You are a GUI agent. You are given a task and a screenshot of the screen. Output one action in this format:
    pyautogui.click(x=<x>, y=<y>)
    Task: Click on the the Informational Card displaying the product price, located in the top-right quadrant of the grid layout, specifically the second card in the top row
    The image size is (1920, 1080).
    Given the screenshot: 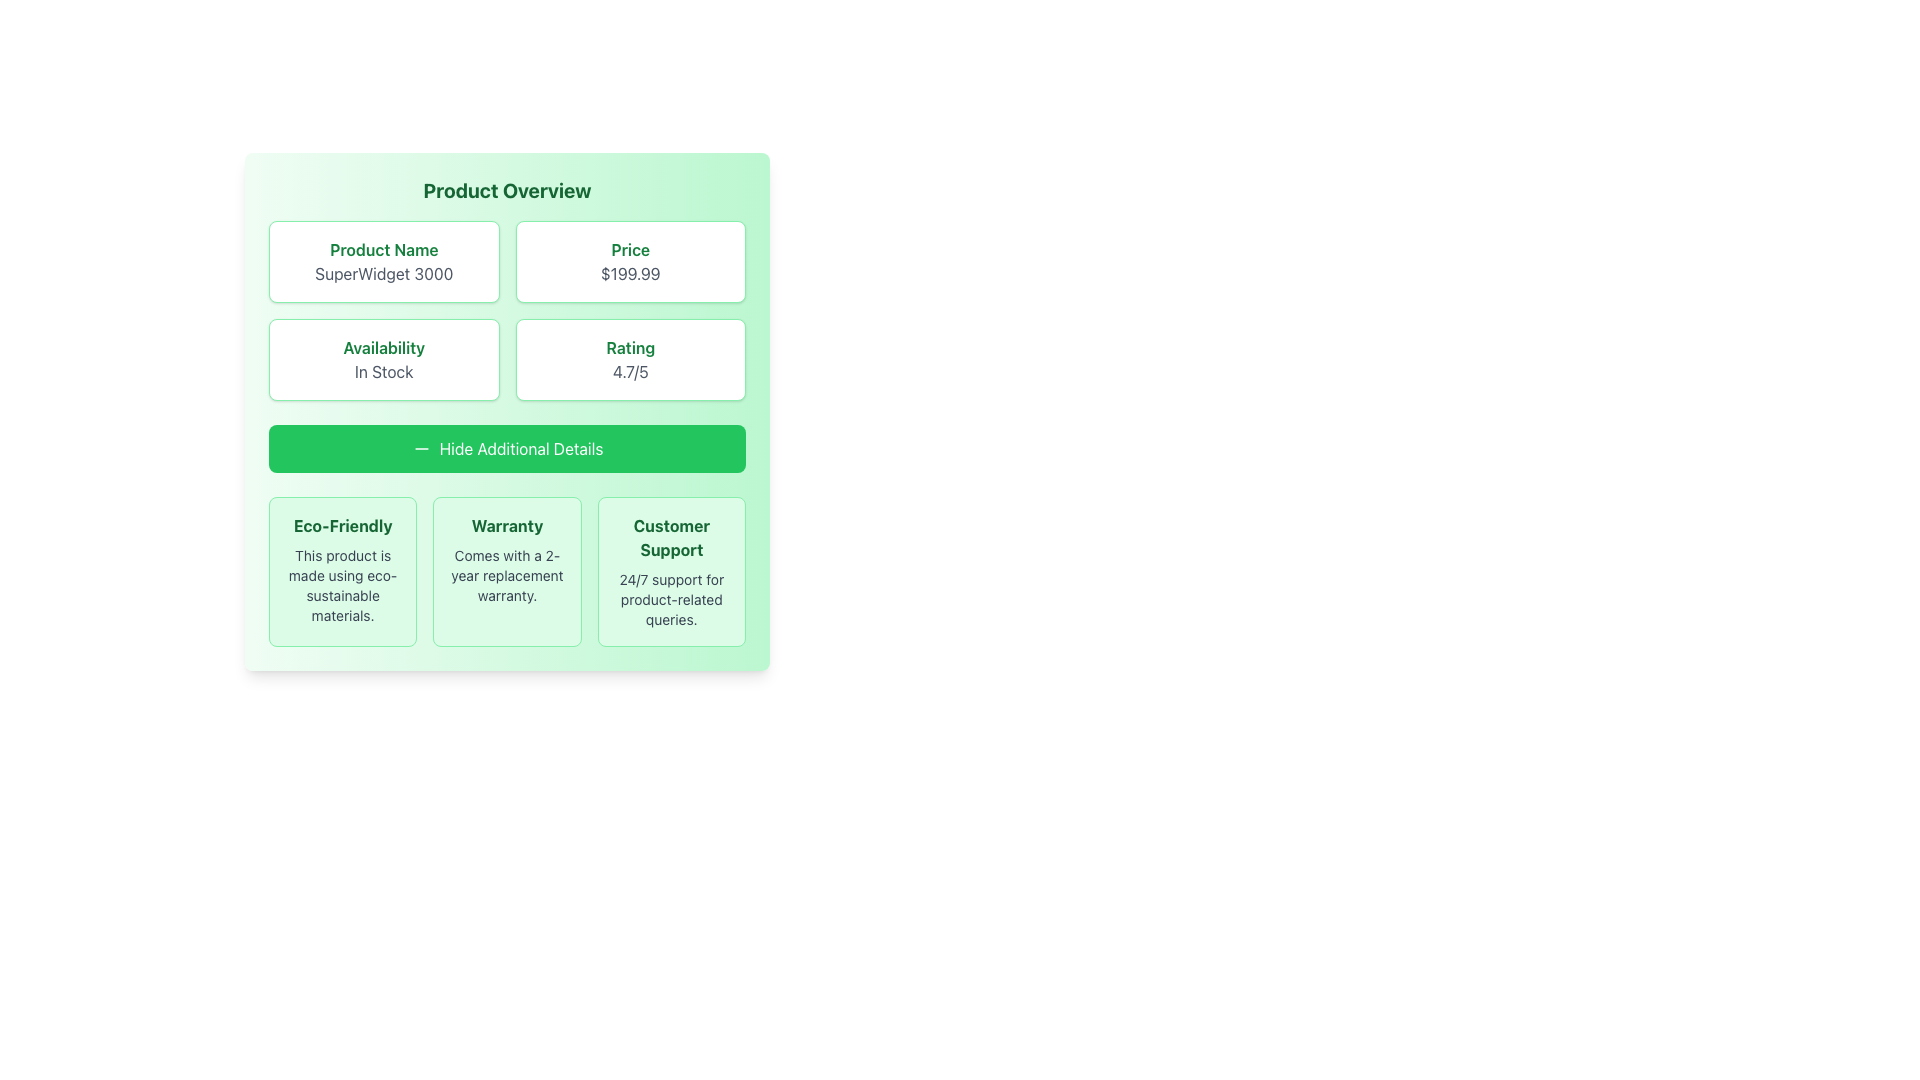 What is the action you would take?
    pyautogui.click(x=629, y=261)
    